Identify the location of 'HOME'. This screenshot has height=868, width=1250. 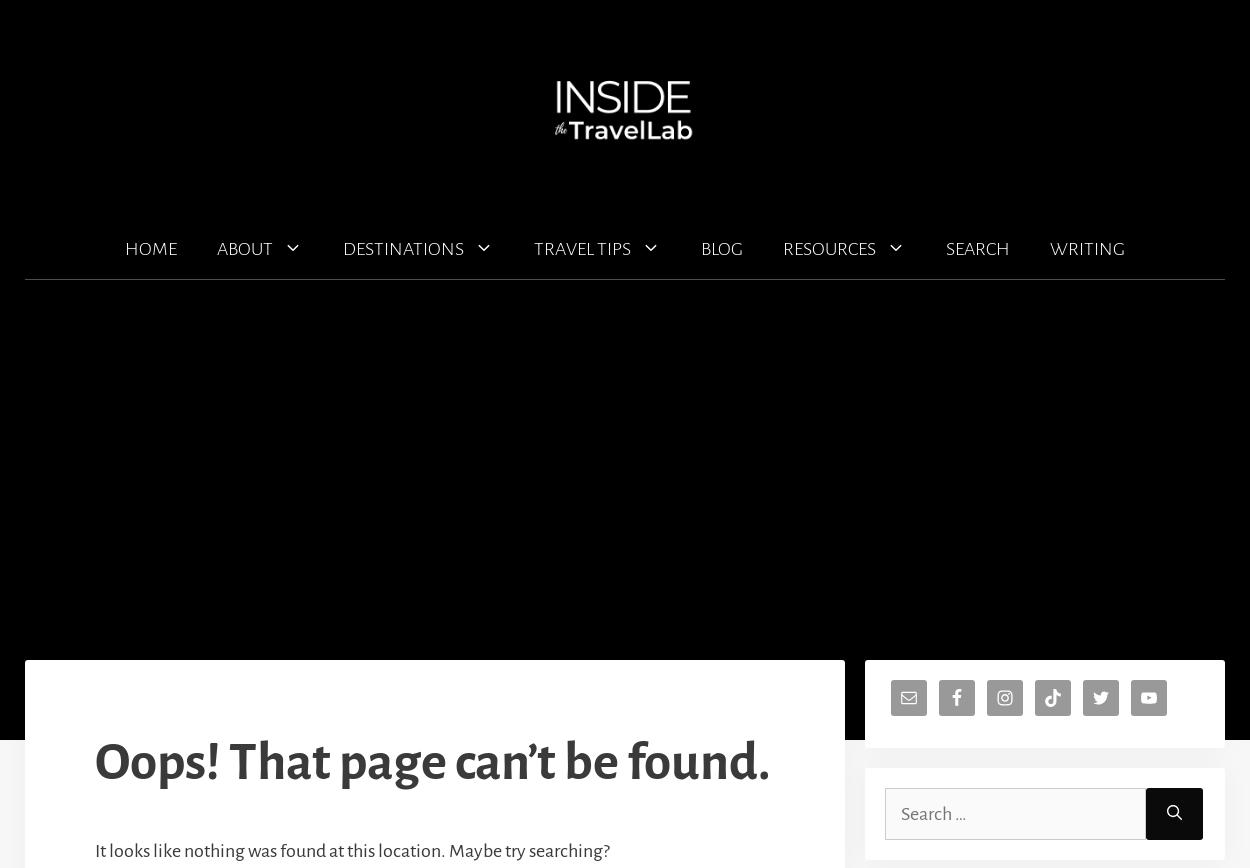
(151, 249).